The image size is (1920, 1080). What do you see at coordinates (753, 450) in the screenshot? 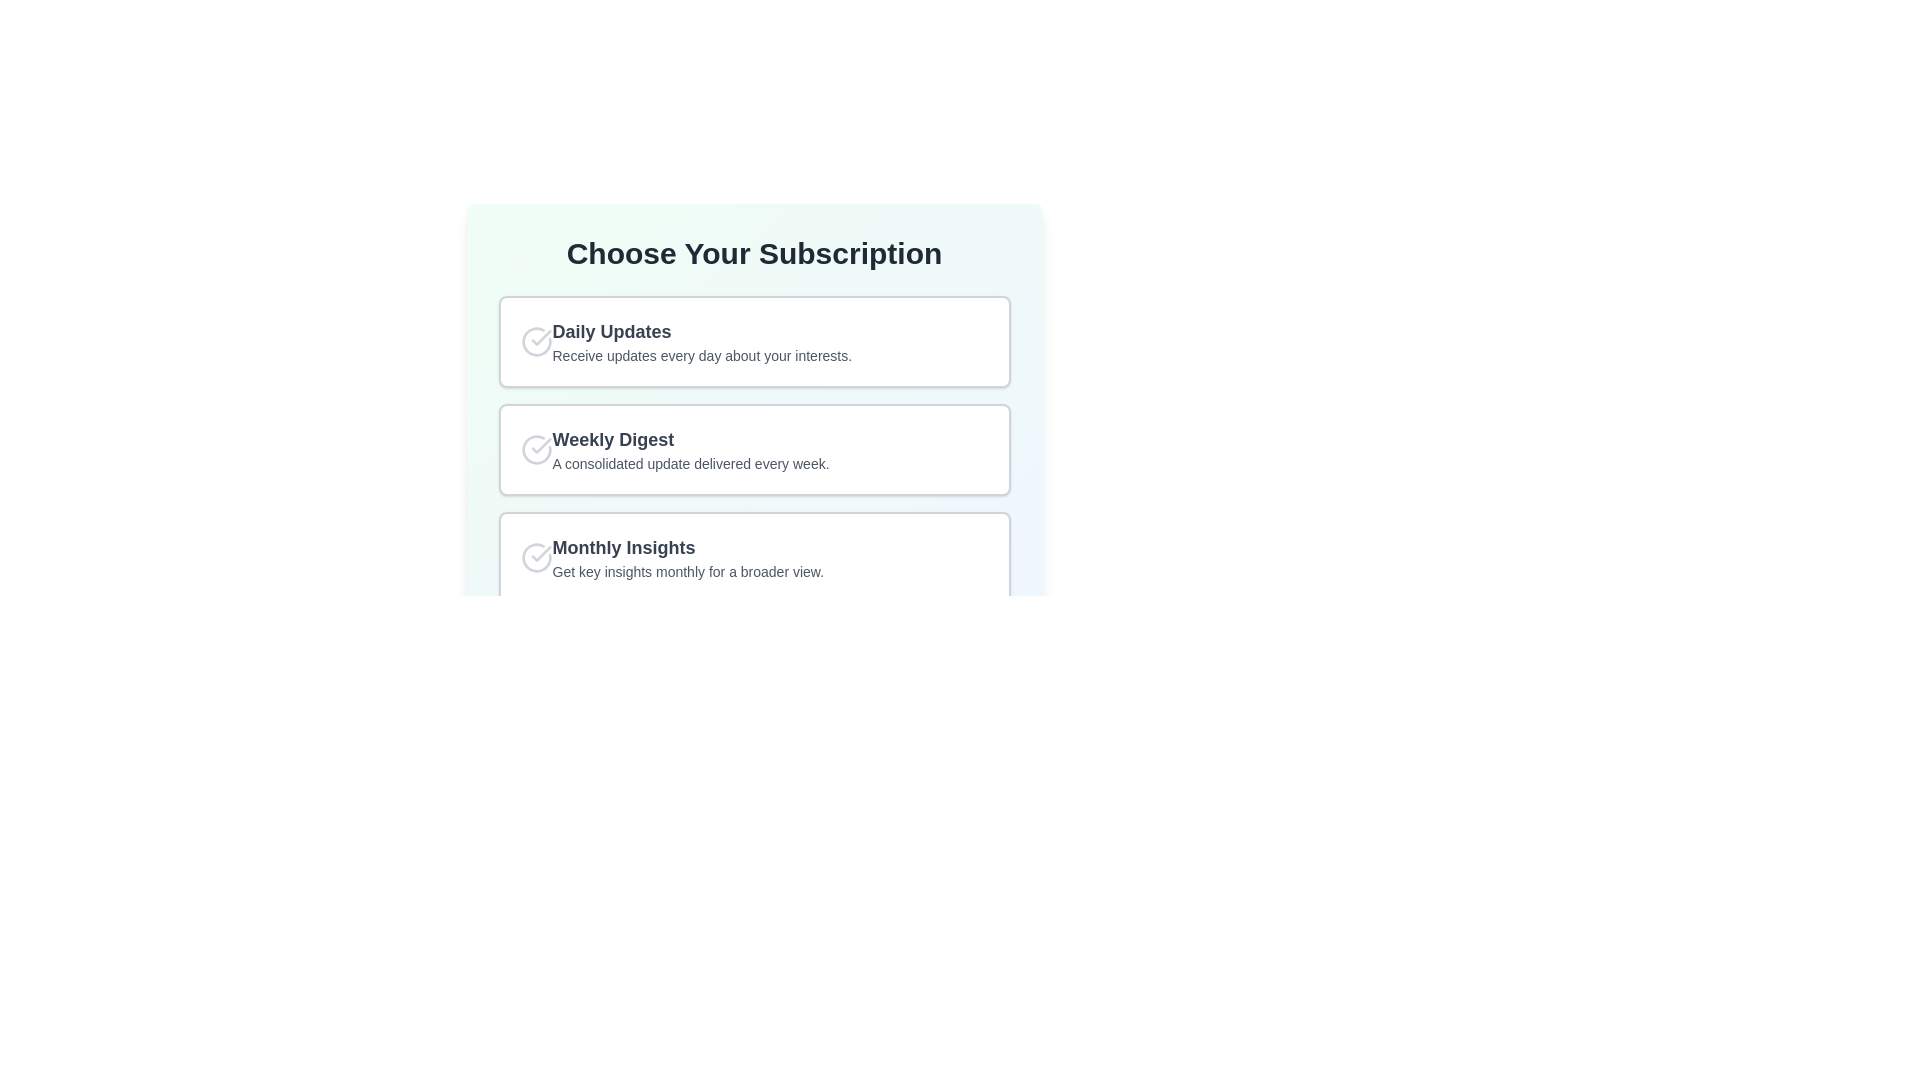
I see `the second interactive card element for weekly digest subscription located centrally in the viewing area` at bounding box center [753, 450].